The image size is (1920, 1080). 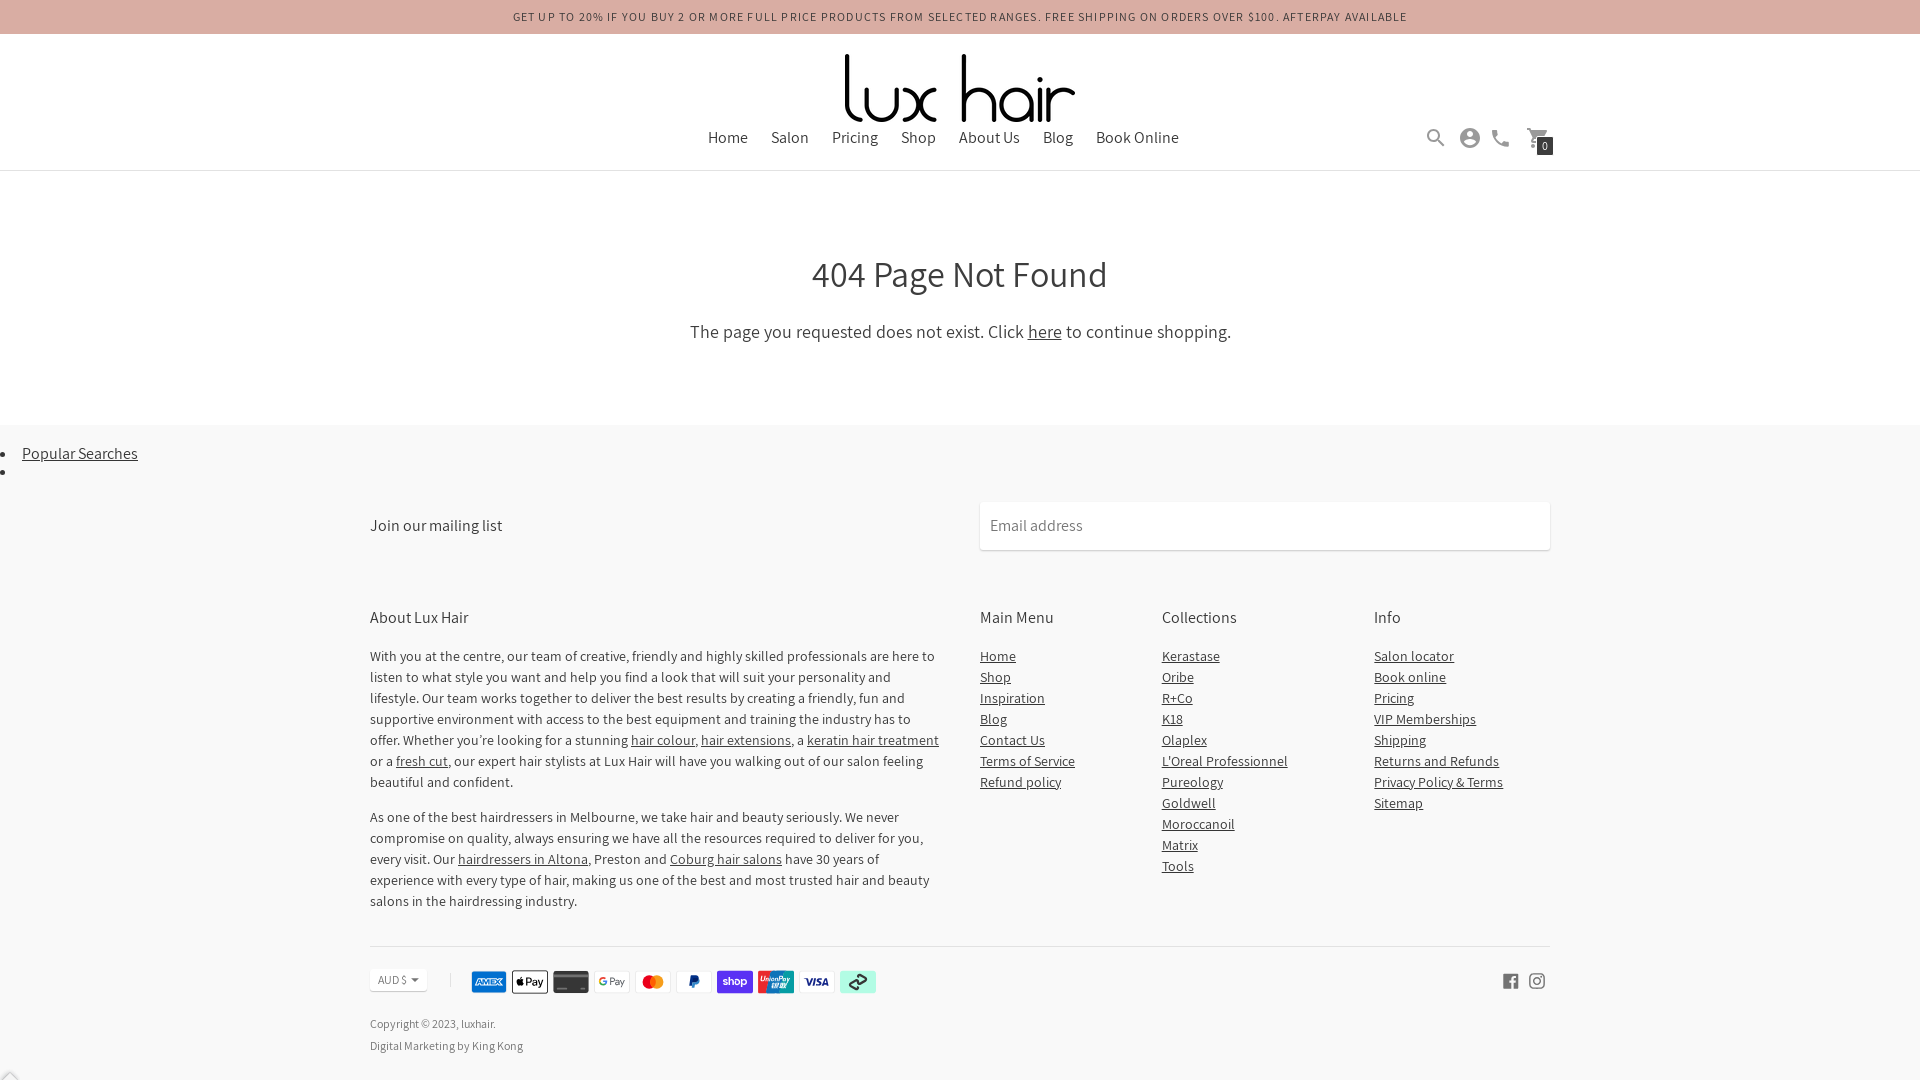 I want to click on 'keratin hair treatment', so click(x=873, y=740).